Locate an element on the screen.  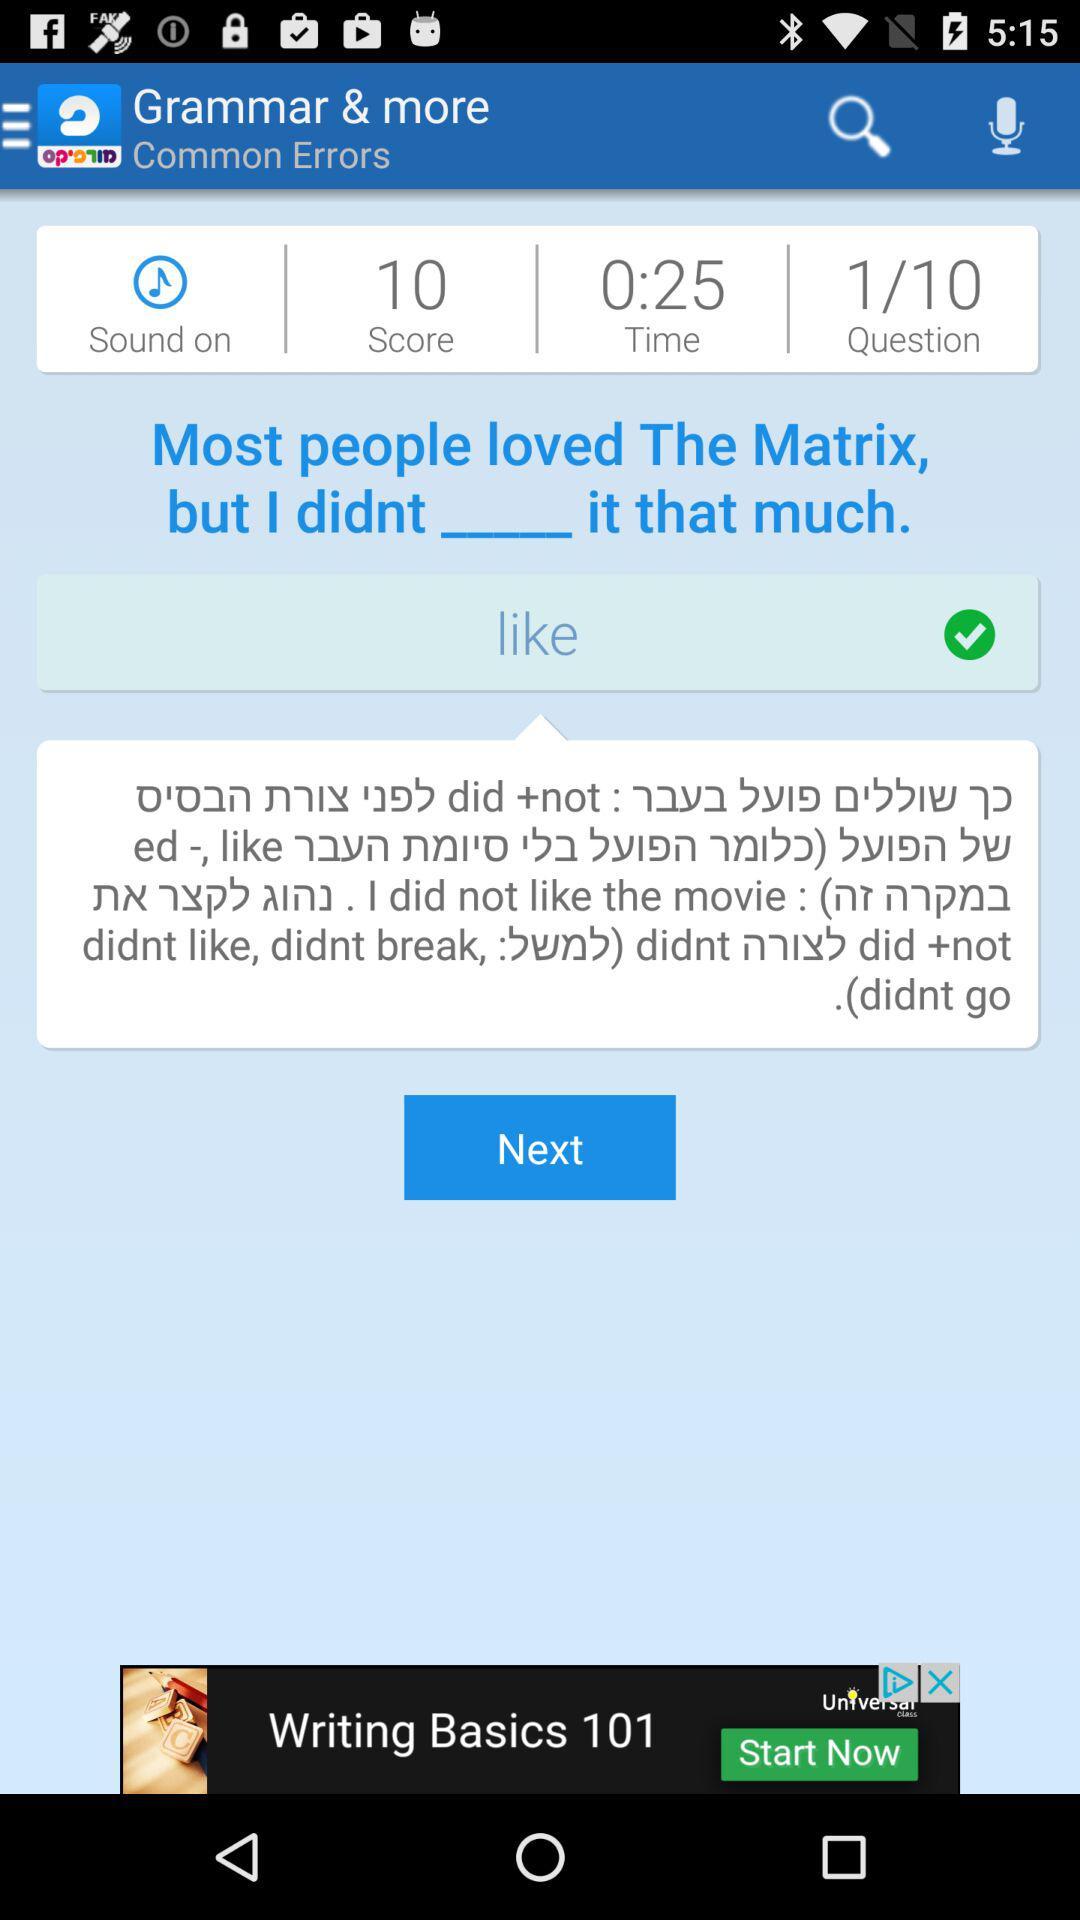
visit writing basics is located at coordinates (540, 1727).